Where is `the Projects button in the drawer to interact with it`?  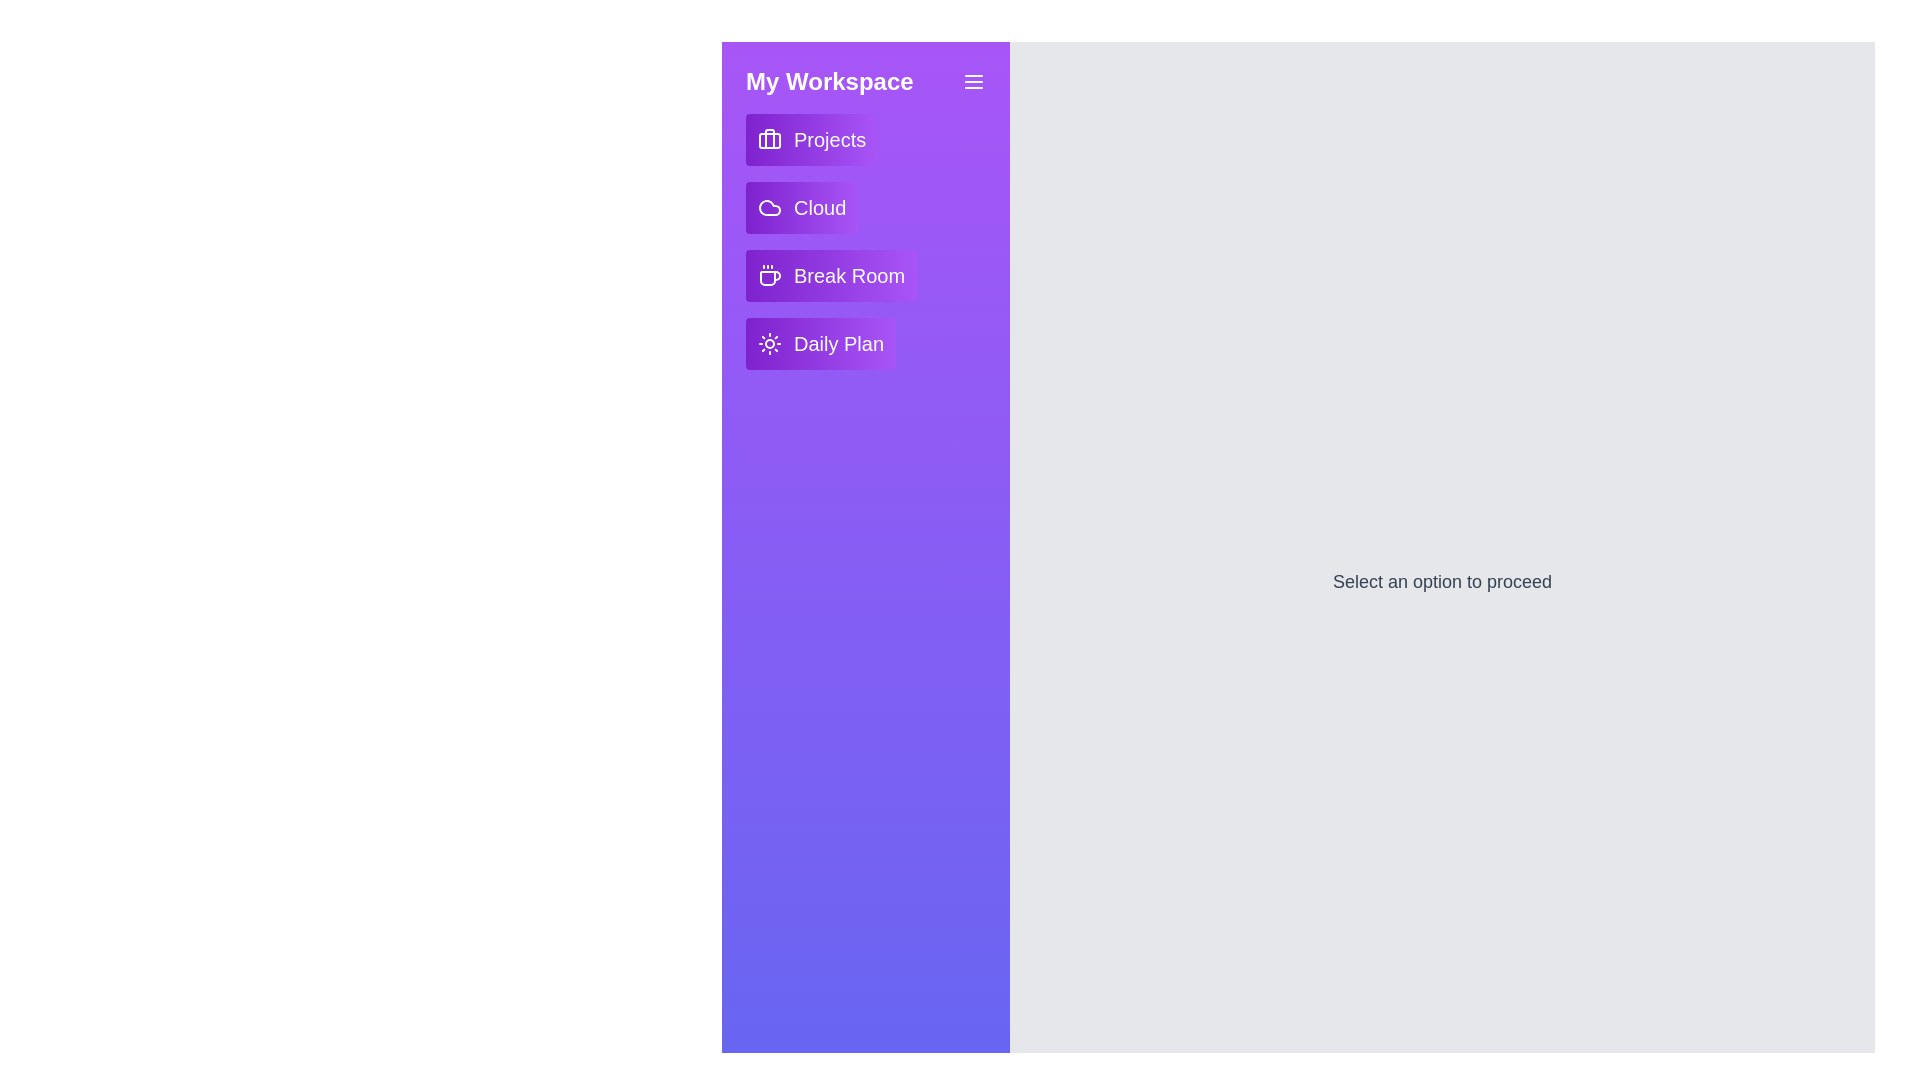
the Projects button in the drawer to interact with it is located at coordinates (811, 138).